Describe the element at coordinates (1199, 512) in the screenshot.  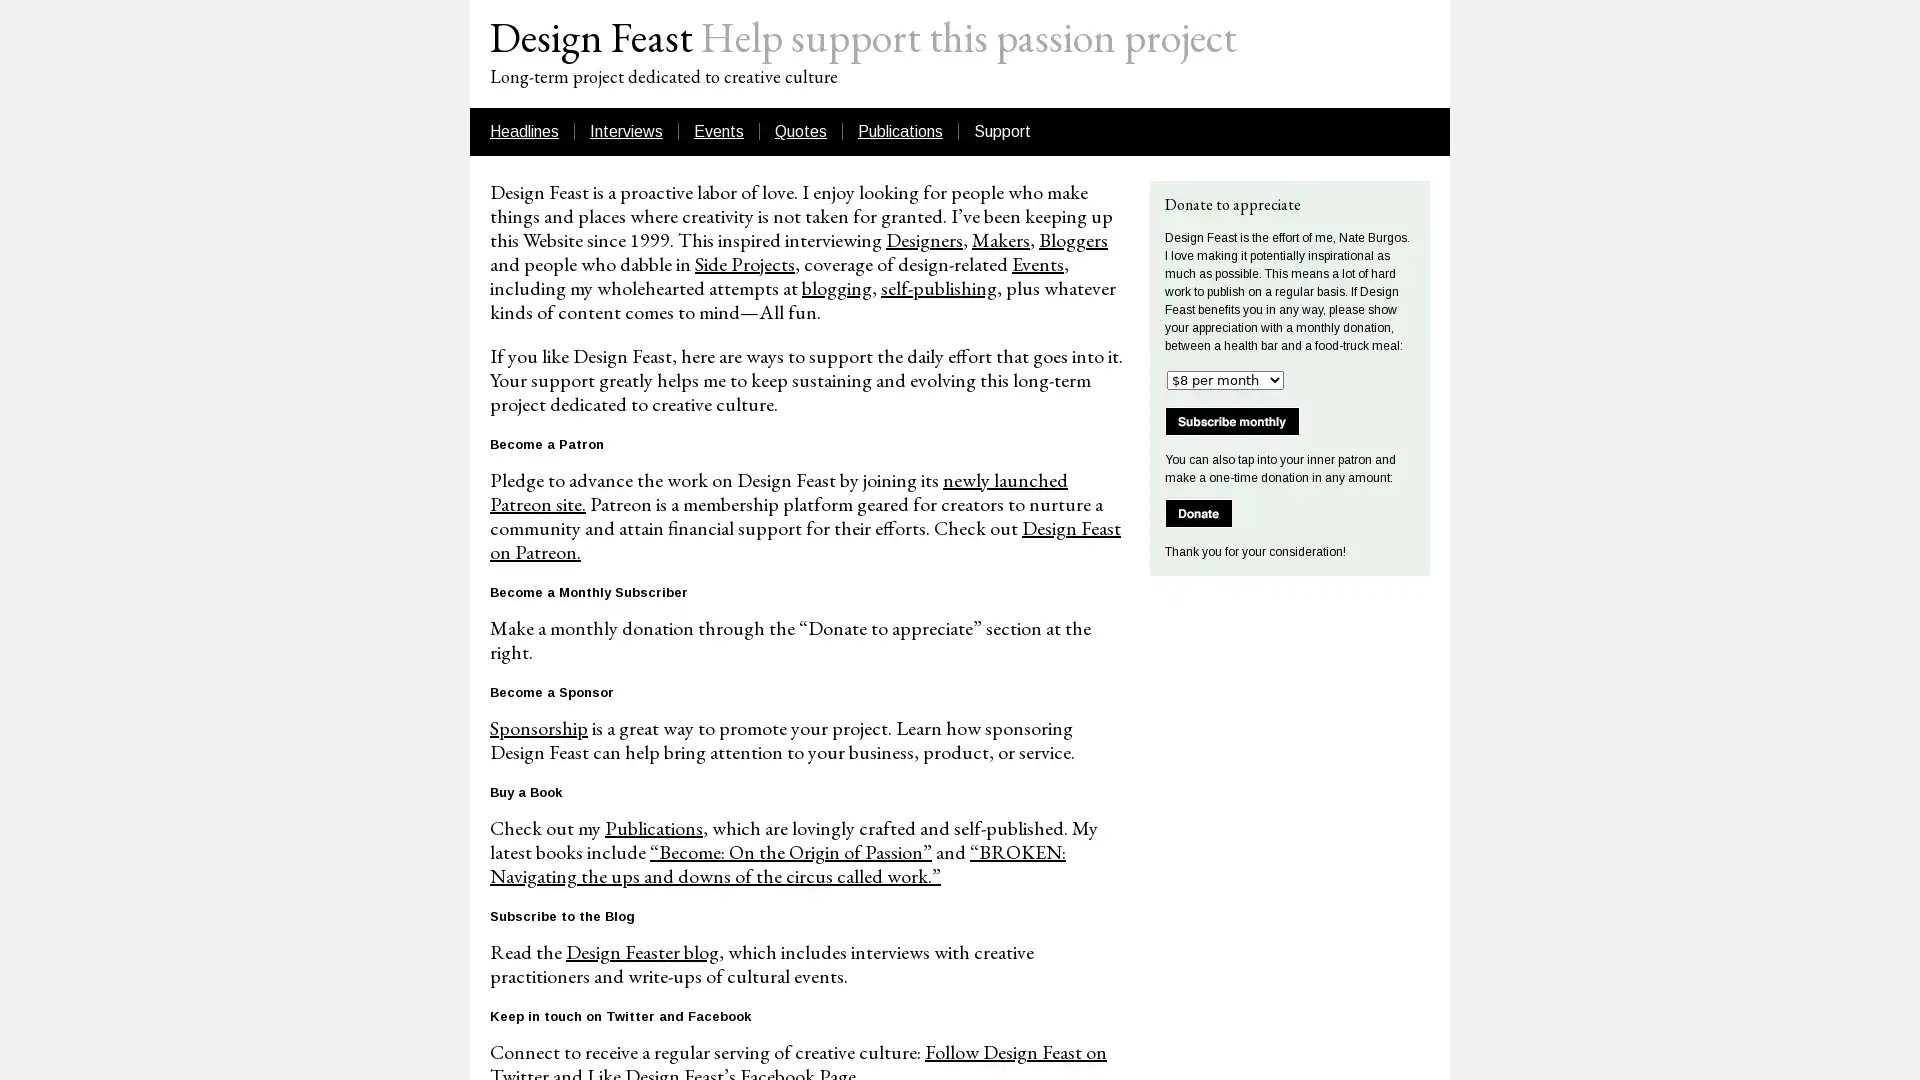
I see `Submit` at that location.